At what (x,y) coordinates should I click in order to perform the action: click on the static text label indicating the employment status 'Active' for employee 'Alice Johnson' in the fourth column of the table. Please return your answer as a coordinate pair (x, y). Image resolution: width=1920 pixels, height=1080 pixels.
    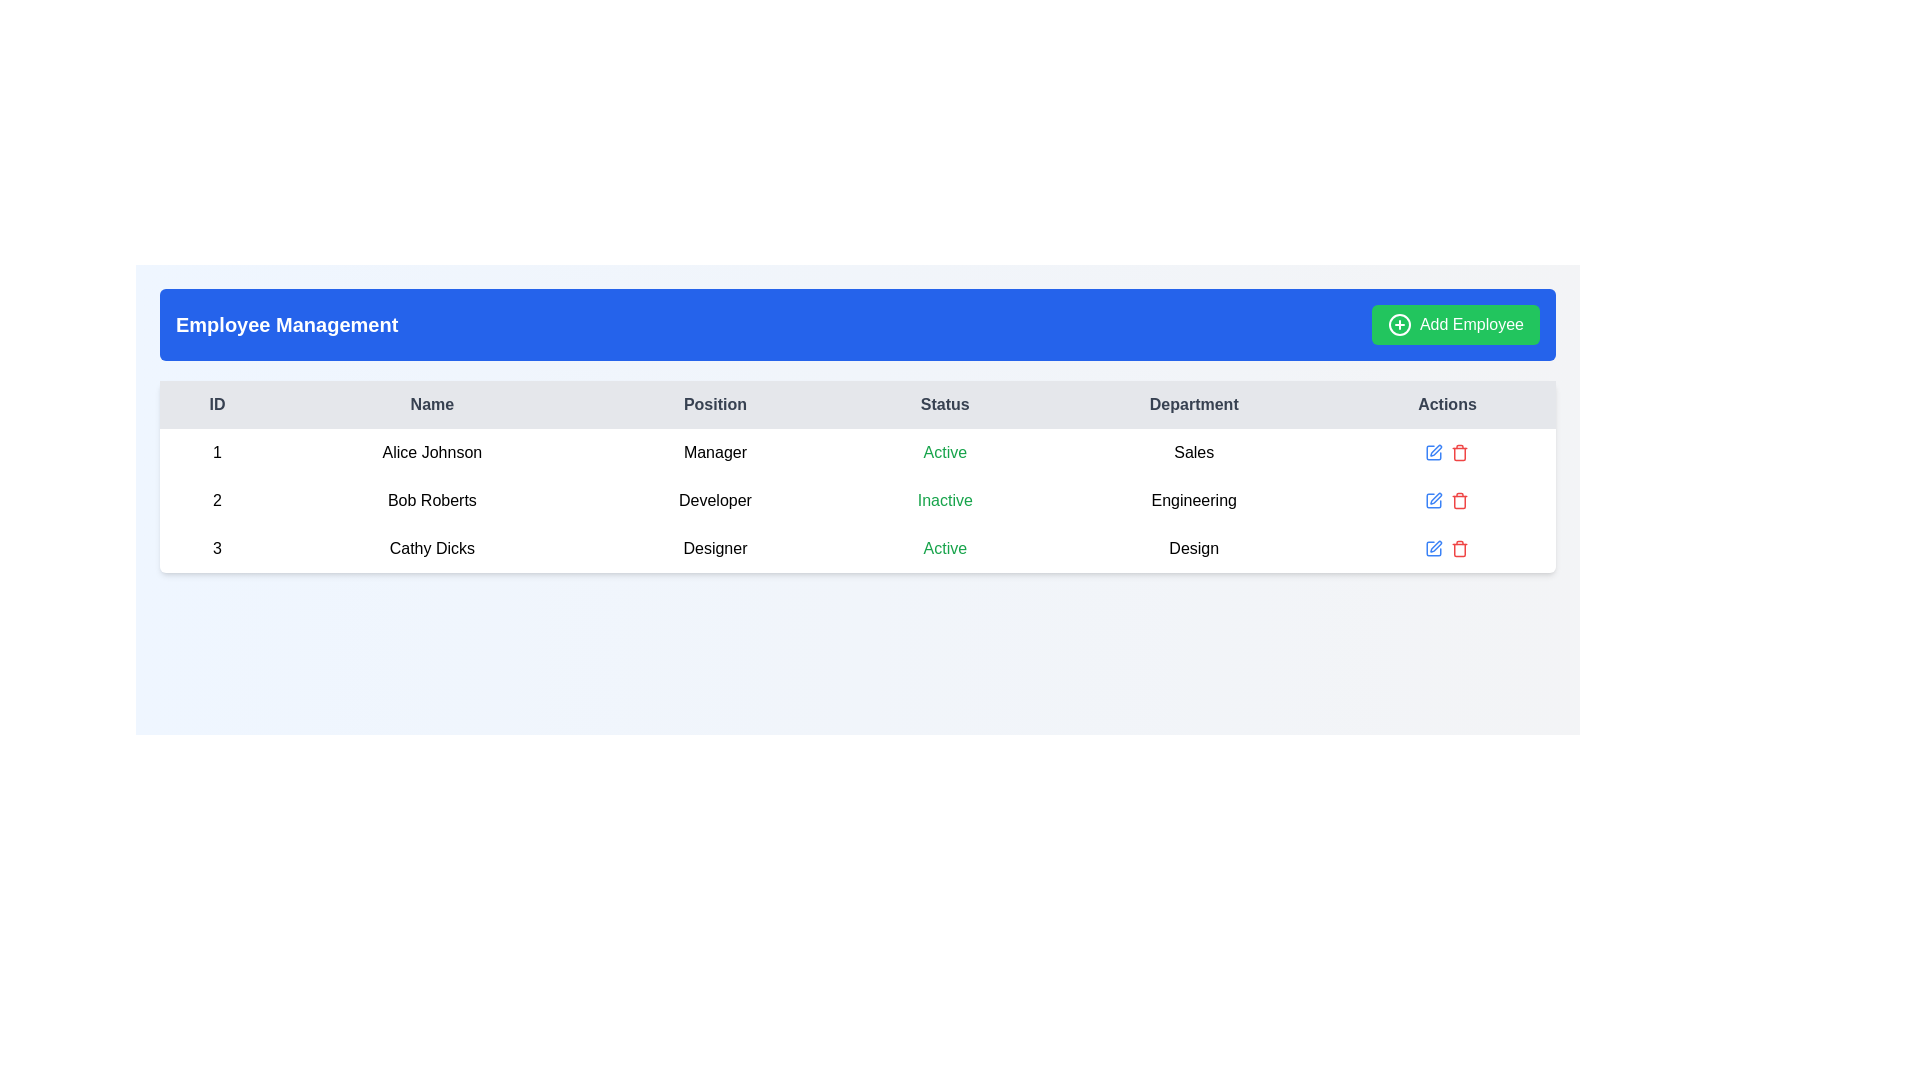
    Looking at the image, I should click on (944, 452).